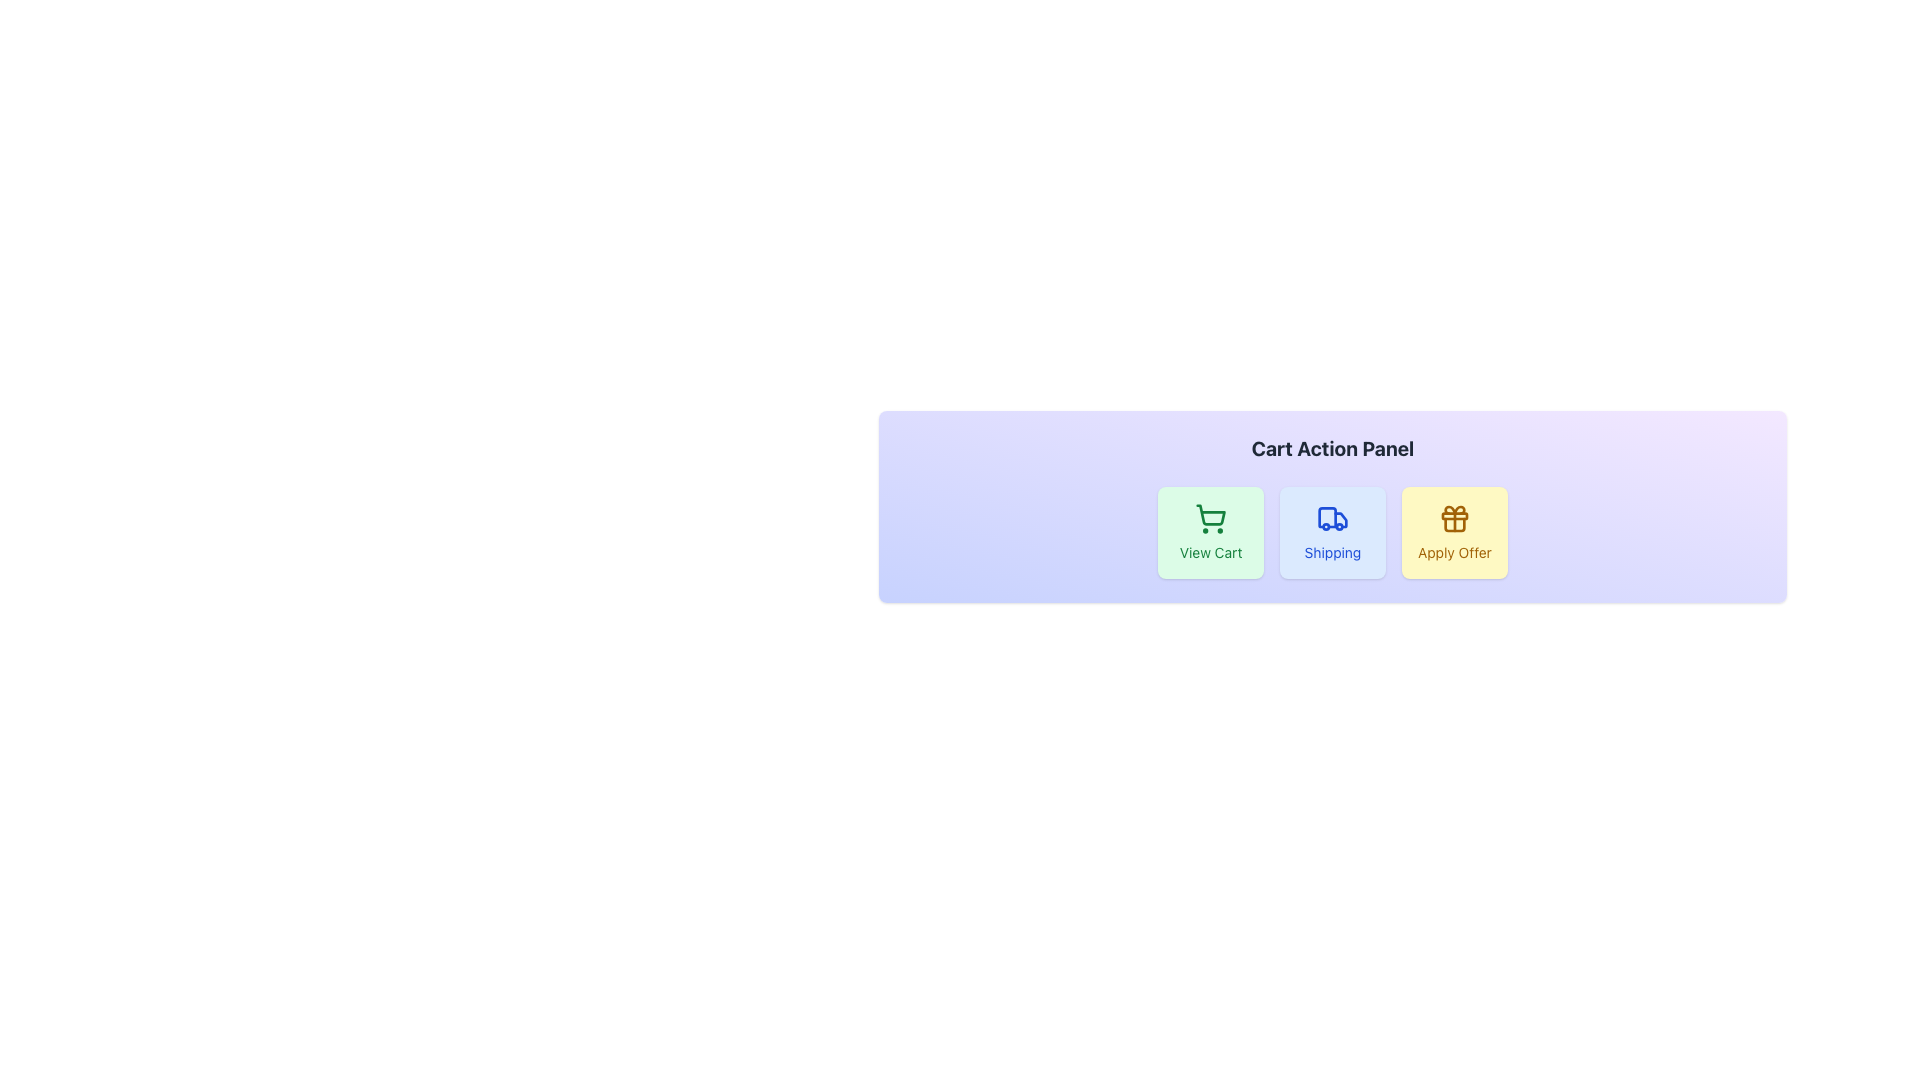 This screenshot has width=1920, height=1080. I want to click on the rightmost button in the 'Cart Action Panel', so click(1454, 531).